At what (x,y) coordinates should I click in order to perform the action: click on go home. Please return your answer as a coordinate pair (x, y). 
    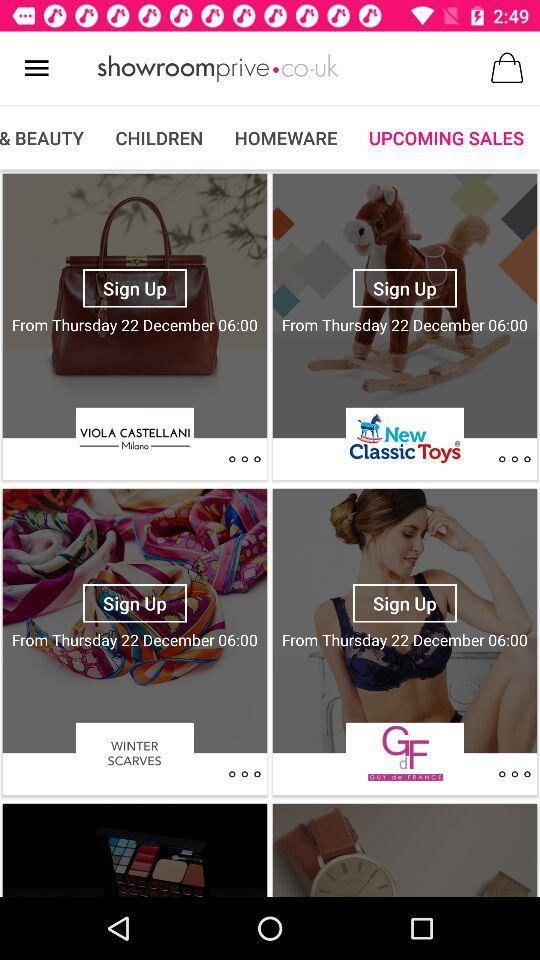
    Looking at the image, I should click on (217, 68).